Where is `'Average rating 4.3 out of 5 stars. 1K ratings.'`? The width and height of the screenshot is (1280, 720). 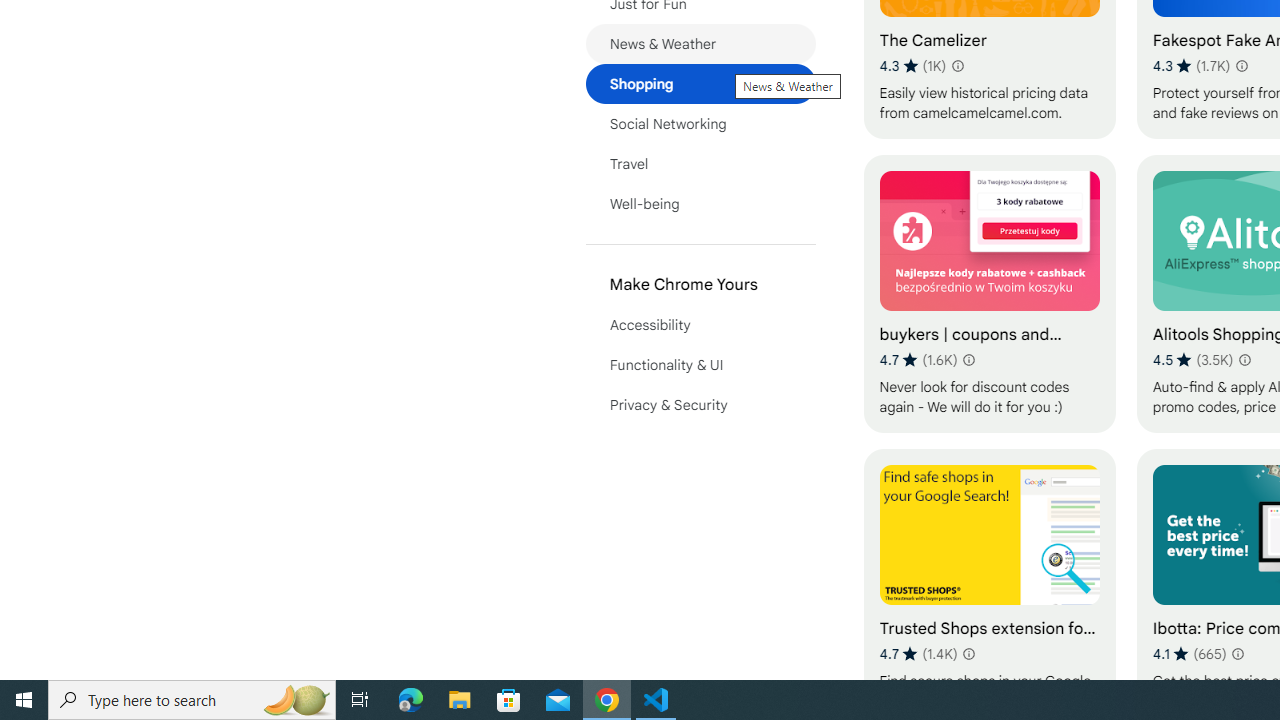 'Average rating 4.3 out of 5 stars. 1K ratings.' is located at coordinates (912, 65).